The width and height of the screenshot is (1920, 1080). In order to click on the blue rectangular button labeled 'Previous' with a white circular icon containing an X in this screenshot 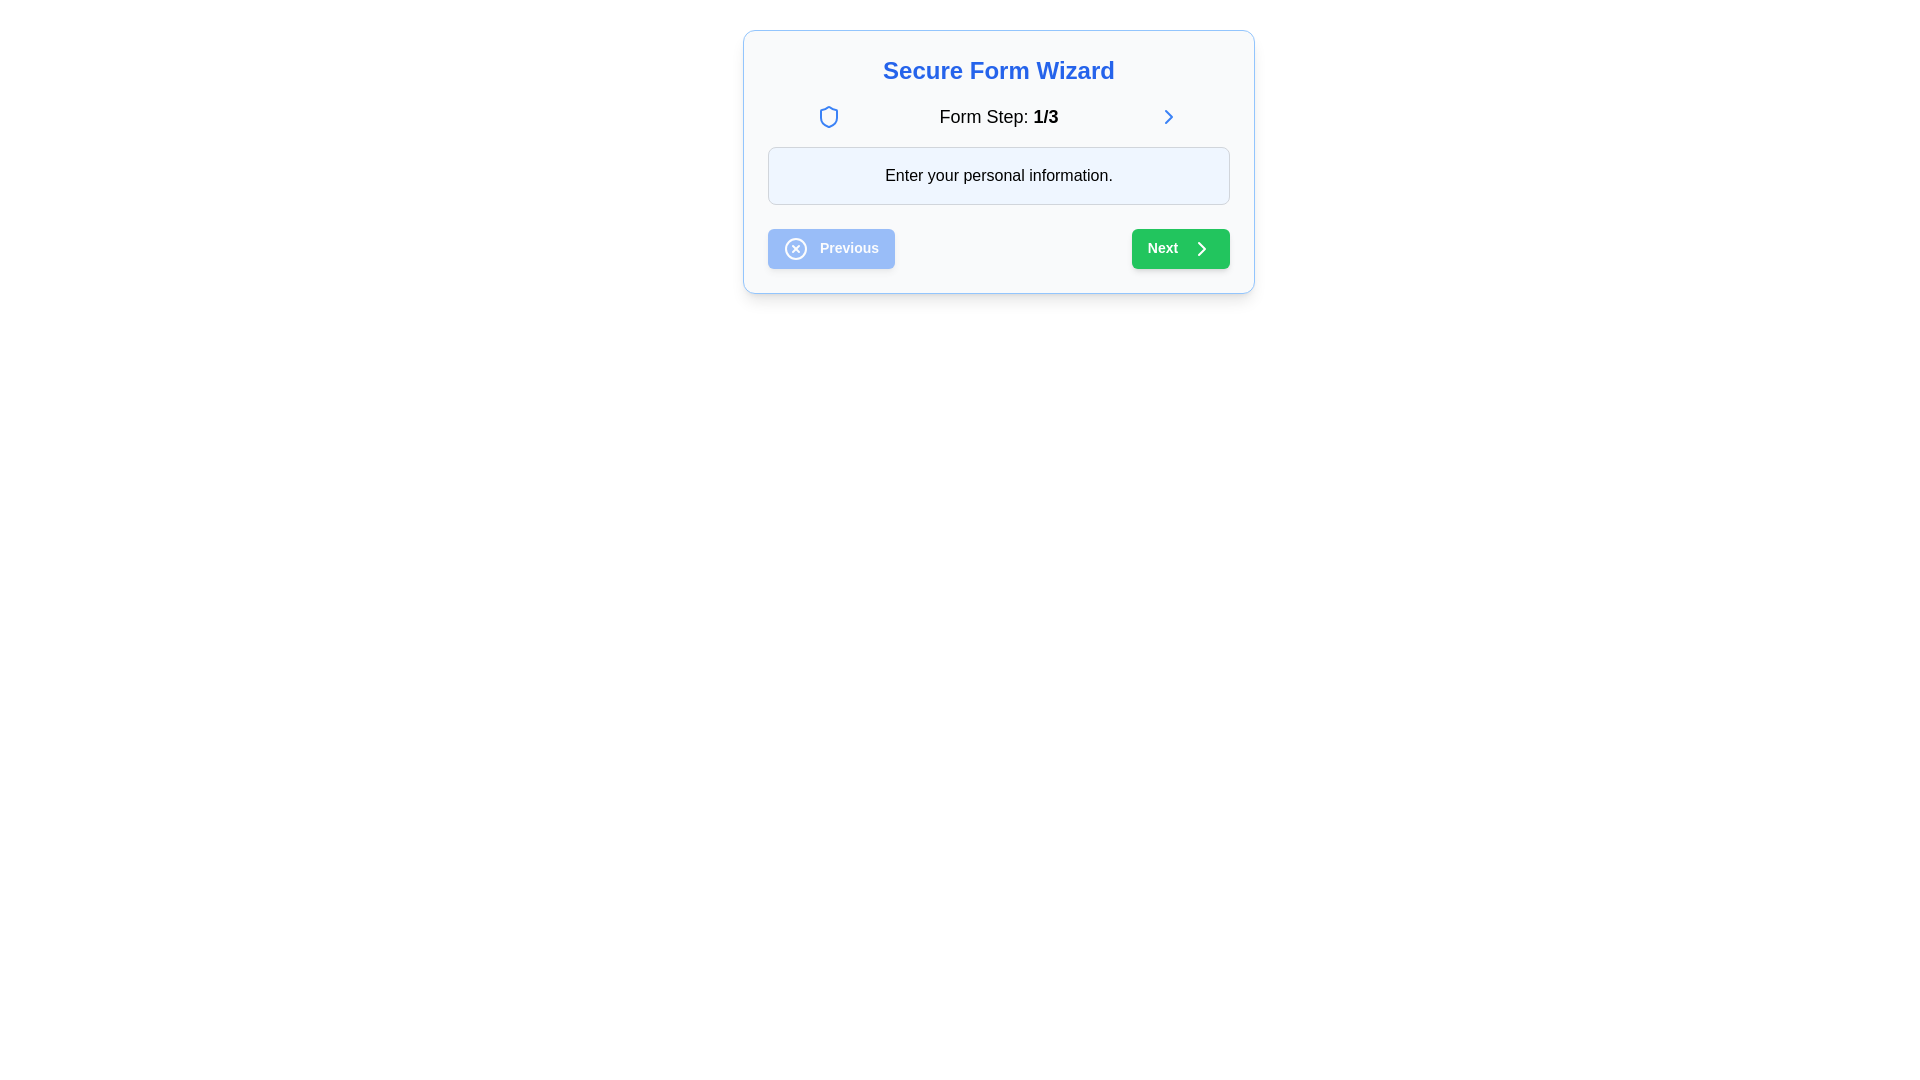, I will do `click(831, 248)`.